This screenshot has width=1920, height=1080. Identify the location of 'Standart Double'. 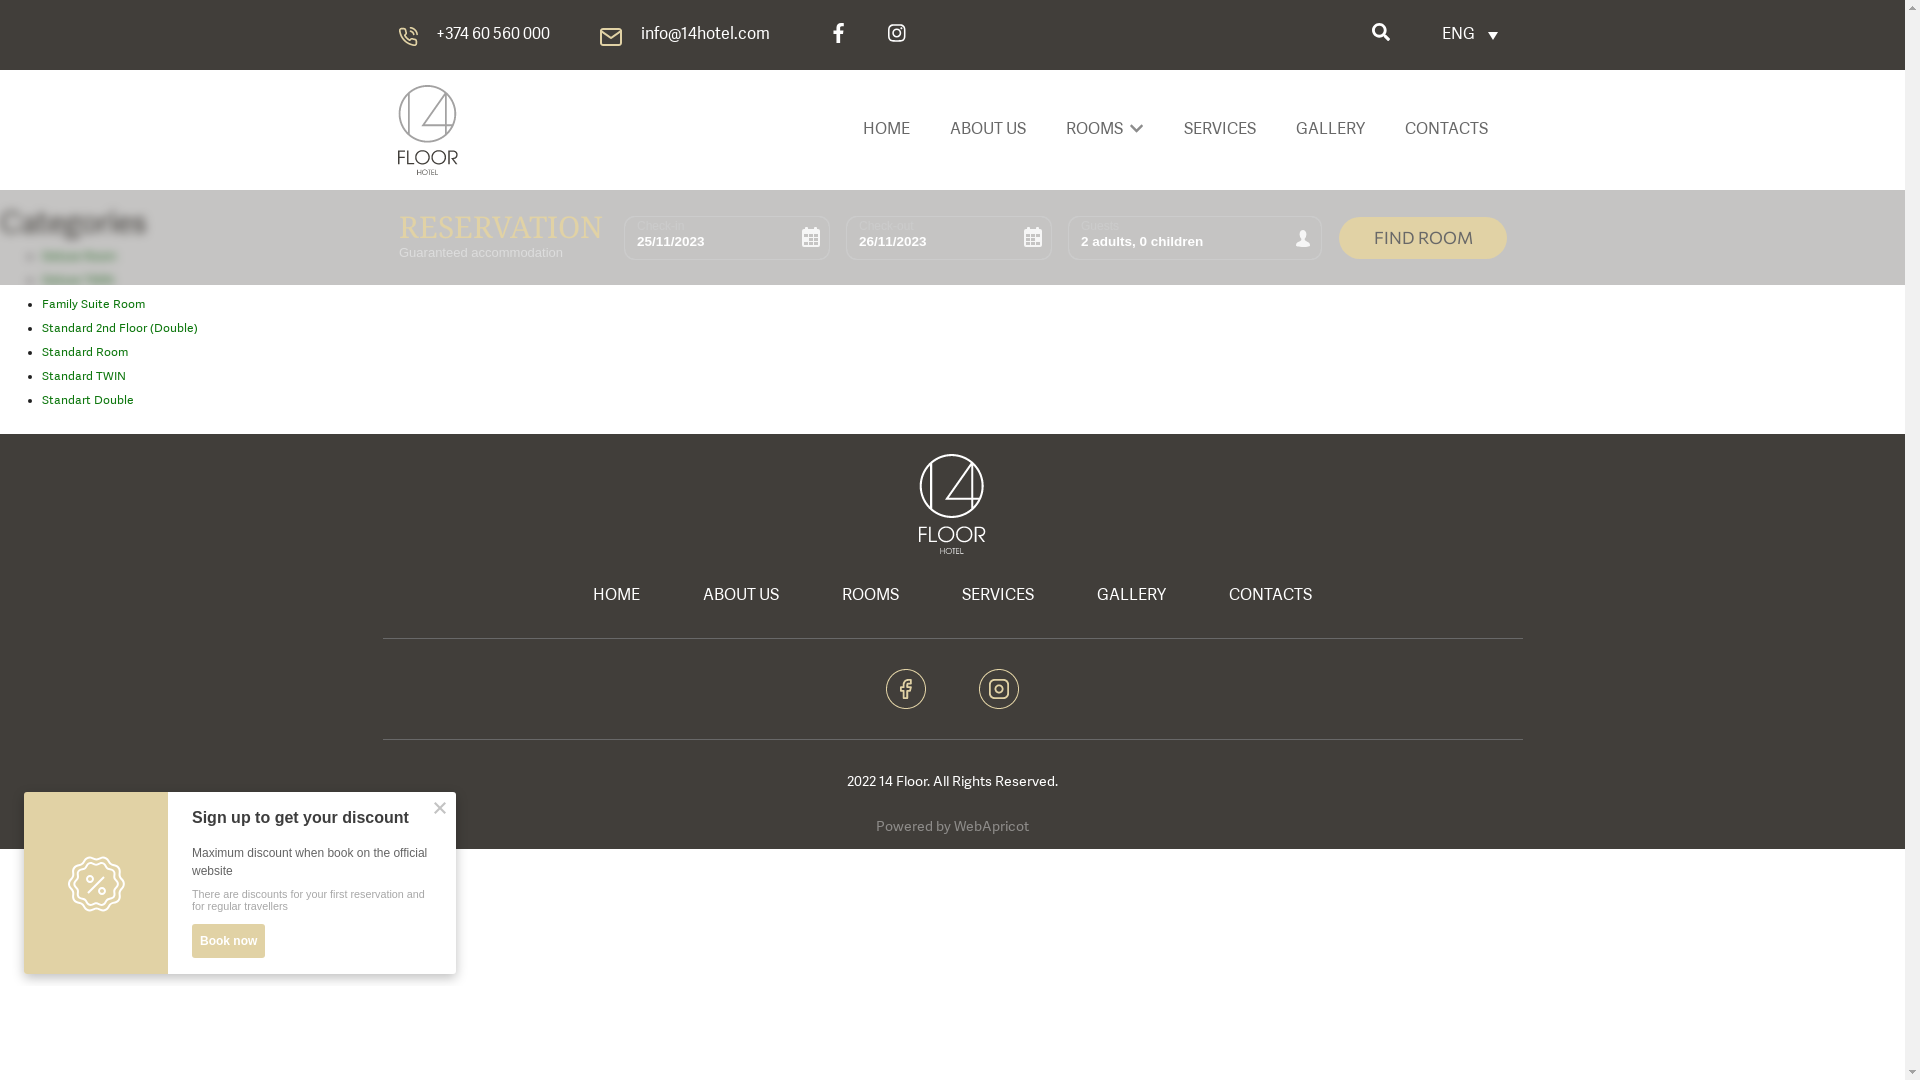
(42, 401).